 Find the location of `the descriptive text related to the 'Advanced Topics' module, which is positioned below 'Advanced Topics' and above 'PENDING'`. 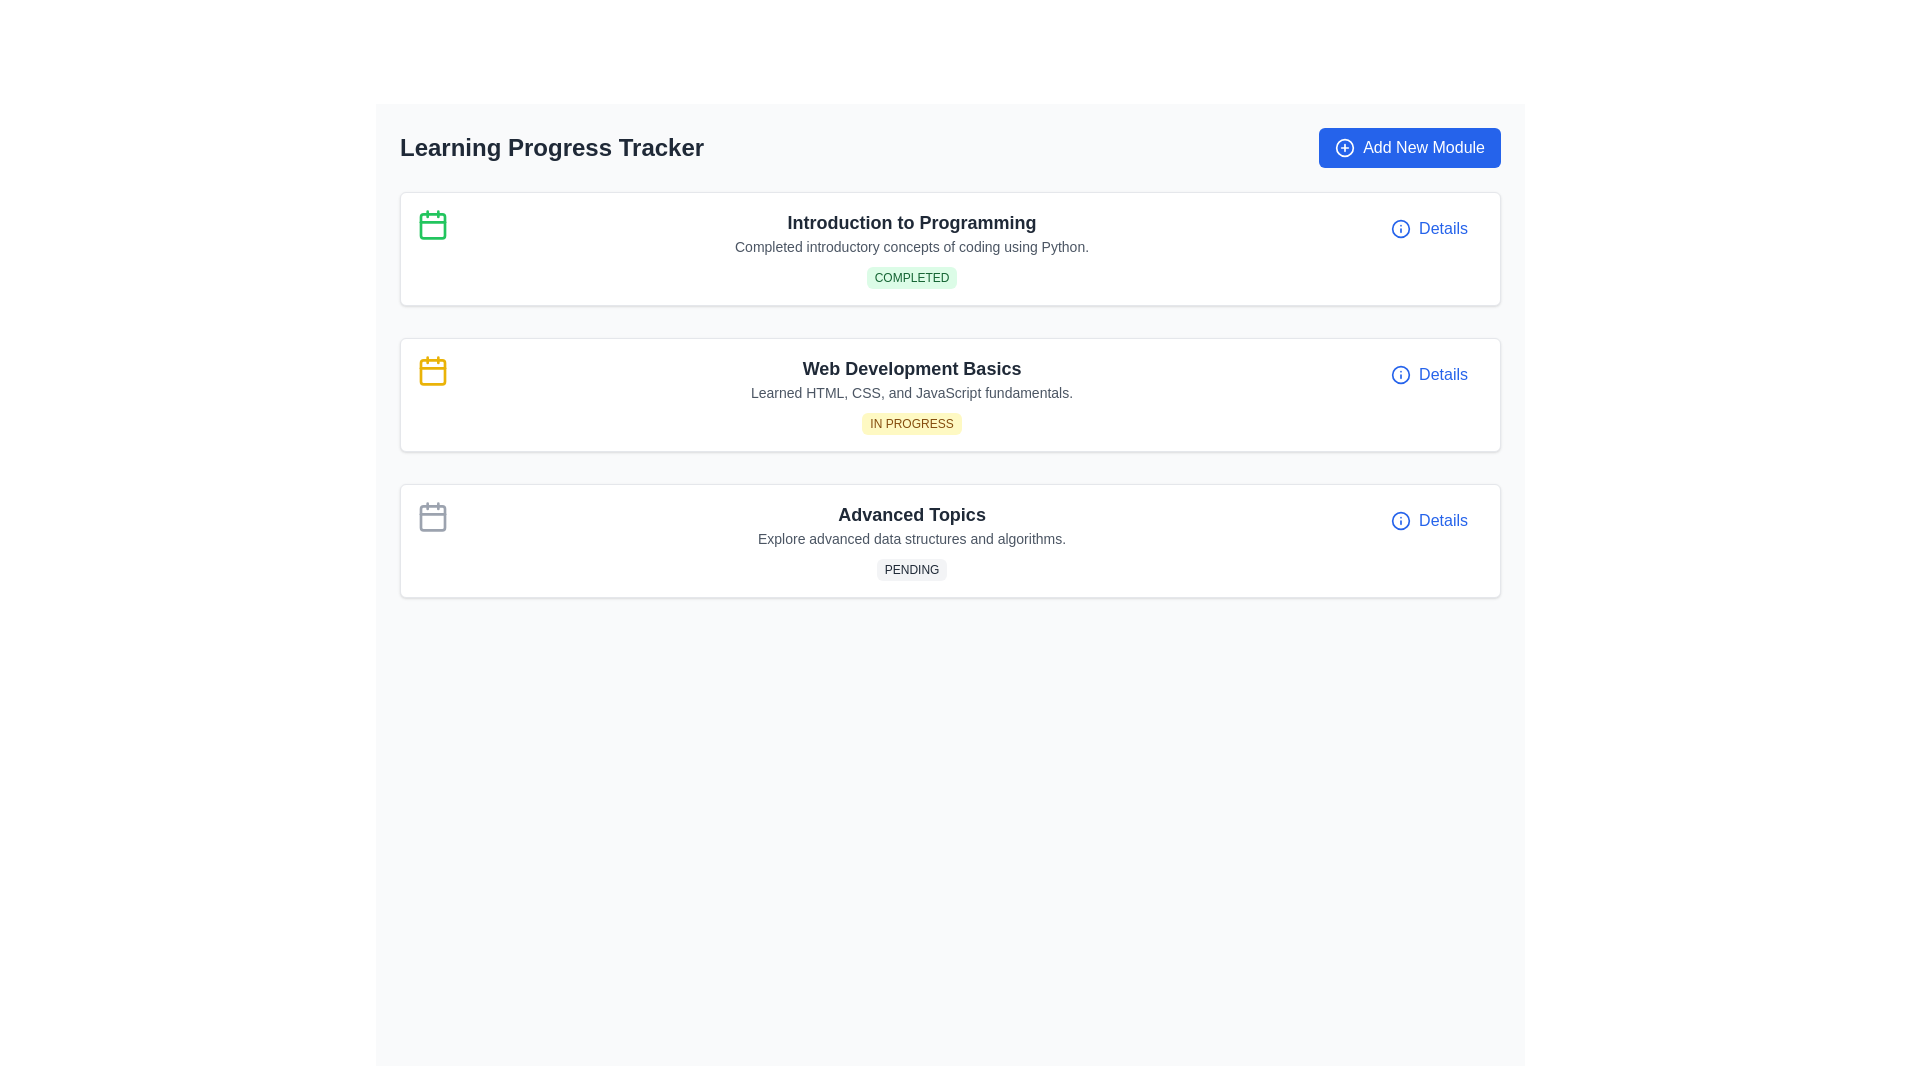

the descriptive text related to the 'Advanced Topics' module, which is positioned below 'Advanced Topics' and above 'PENDING' is located at coordinates (911, 538).